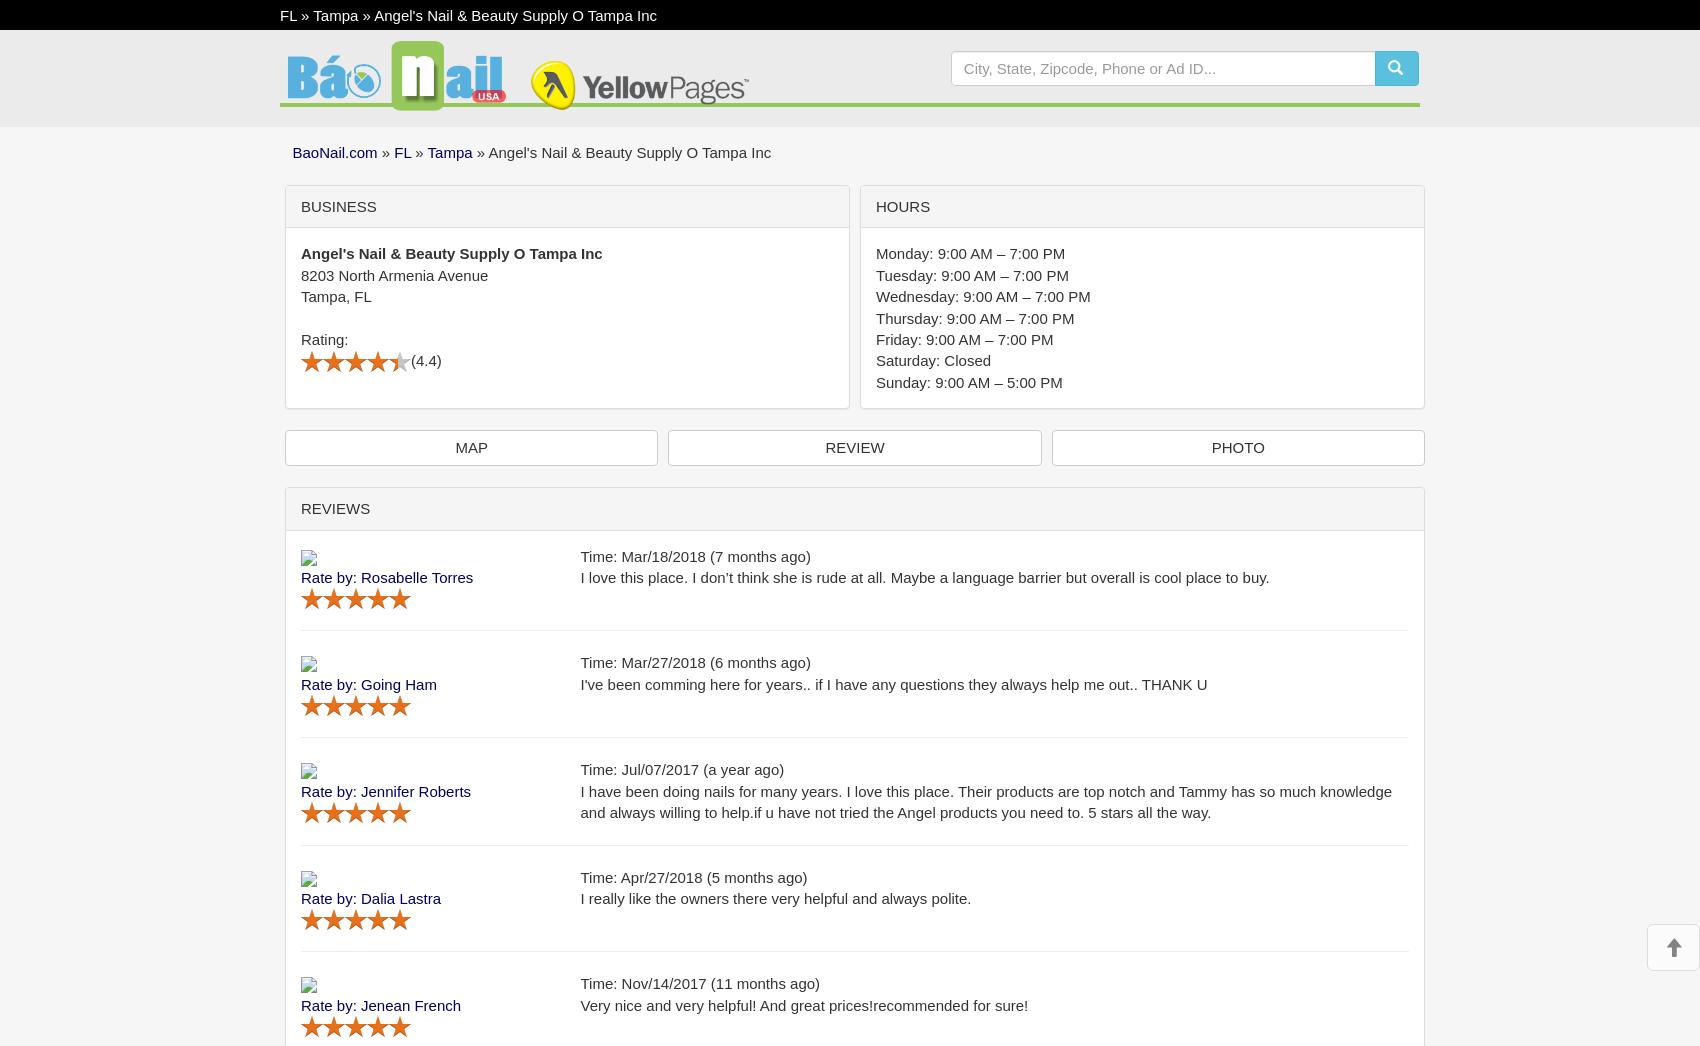 The image size is (1700, 1046). What do you see at coordinates (337, 205) in the screenshot?
I see `'BUSINESS'` at bounding box center [337, 205].